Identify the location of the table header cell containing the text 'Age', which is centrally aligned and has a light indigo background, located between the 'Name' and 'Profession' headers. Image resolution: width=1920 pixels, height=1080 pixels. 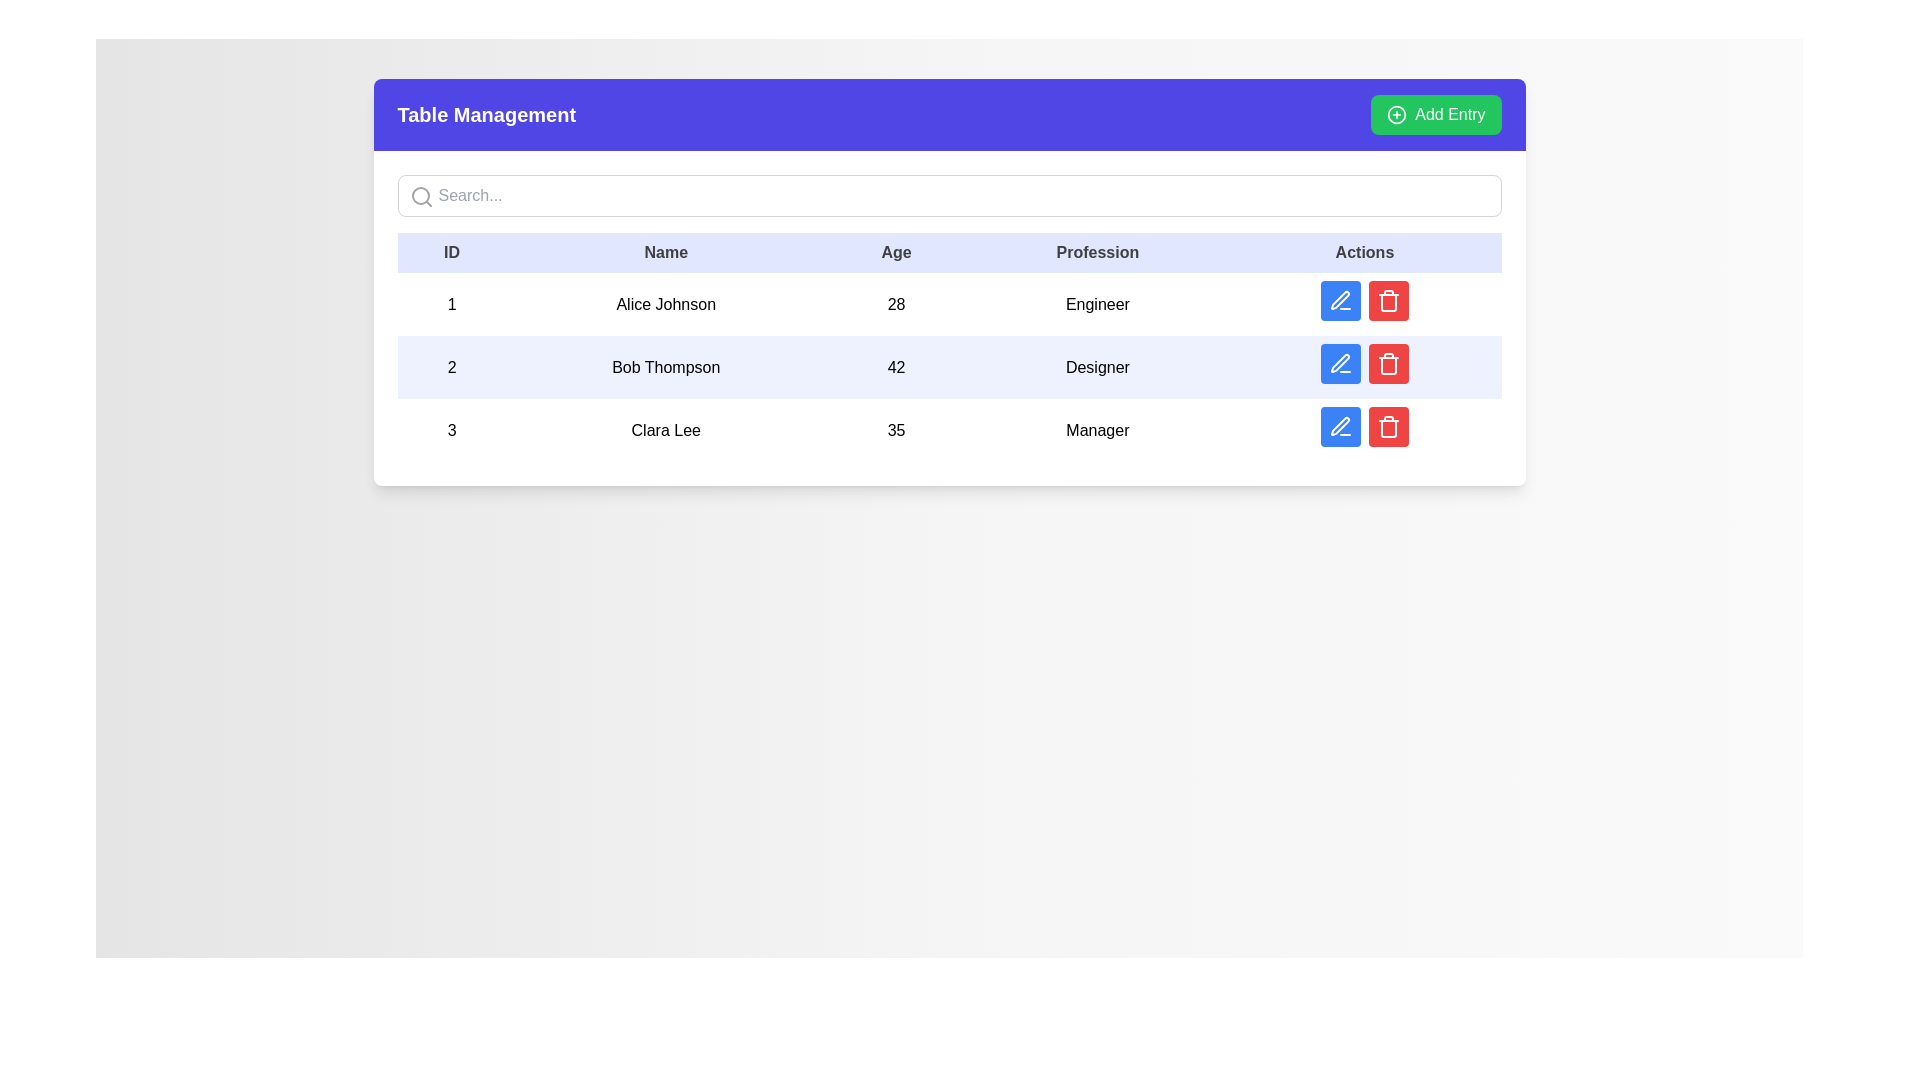
(895, 252).